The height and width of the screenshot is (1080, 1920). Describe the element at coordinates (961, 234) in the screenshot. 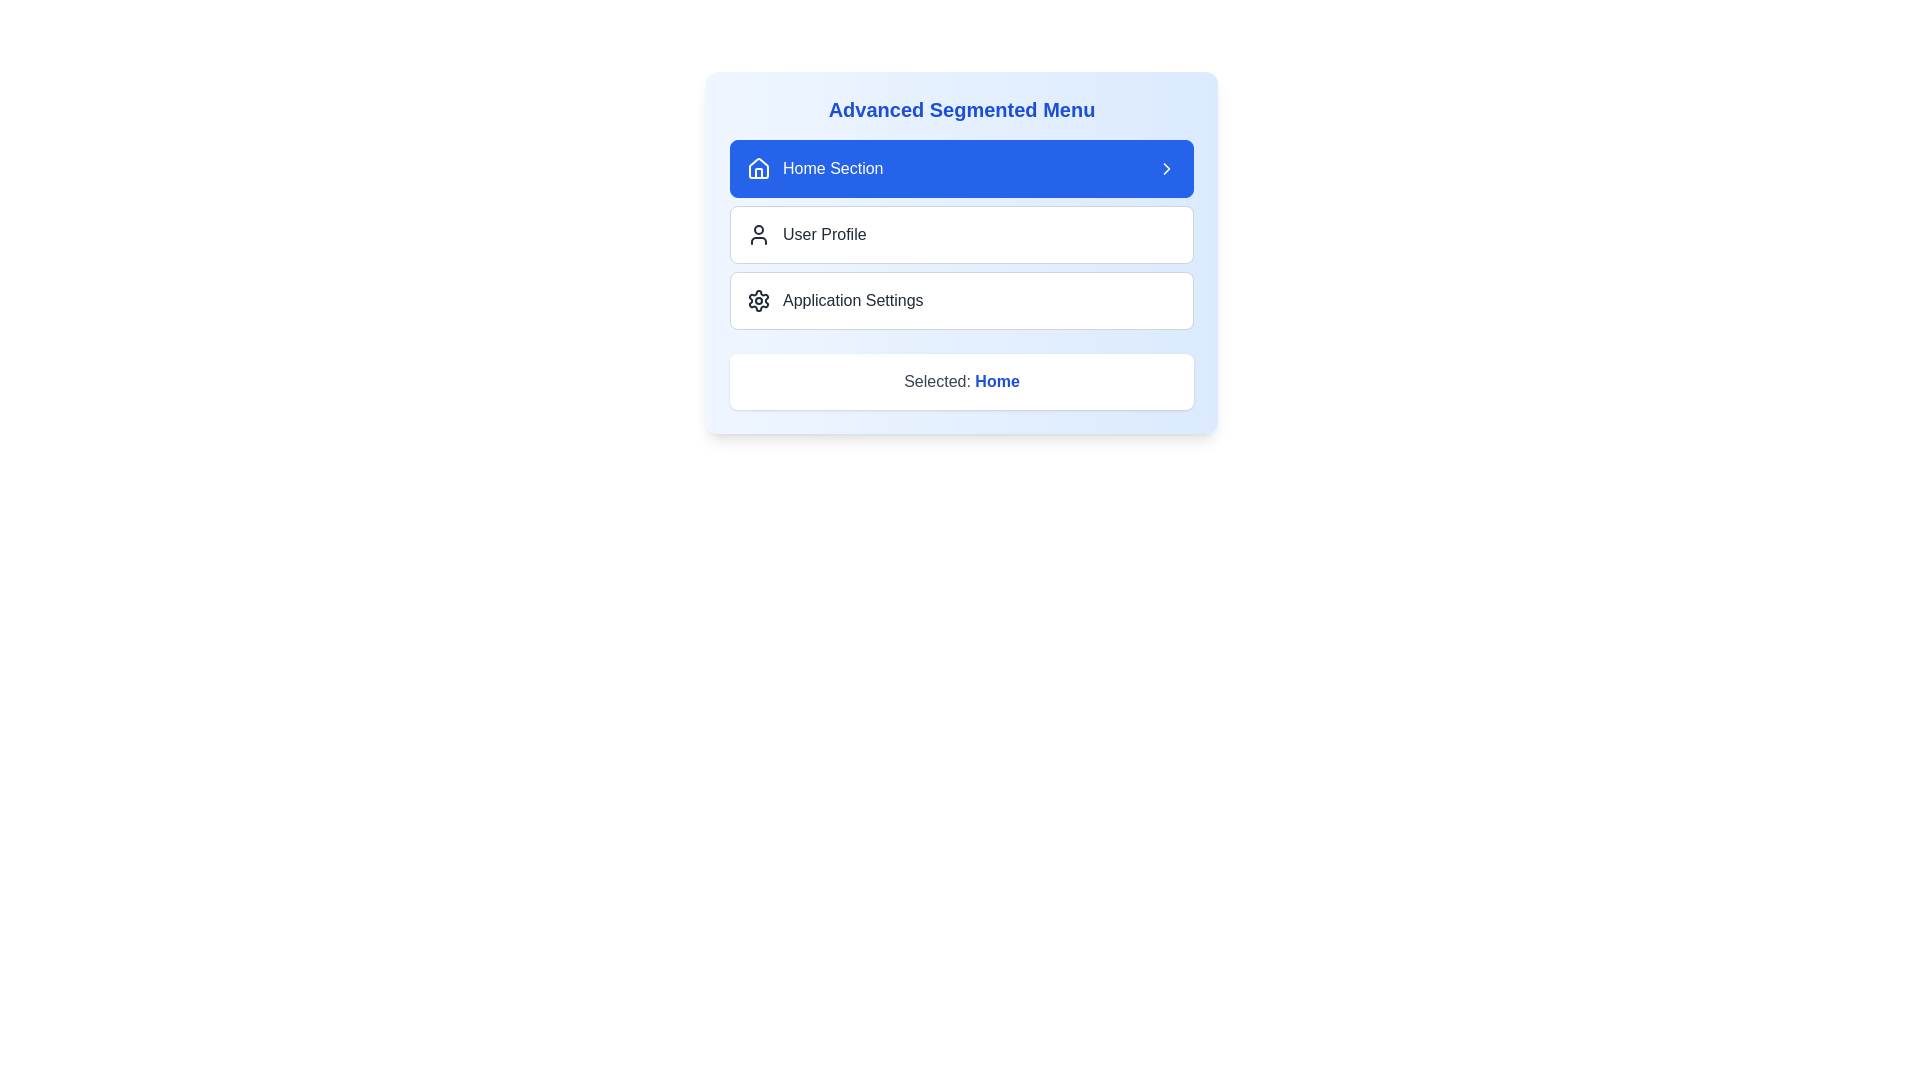

I see `the user profile button, which is the second option in the menu located below the 'Home Section' and above 'Application Settings'` at that location.